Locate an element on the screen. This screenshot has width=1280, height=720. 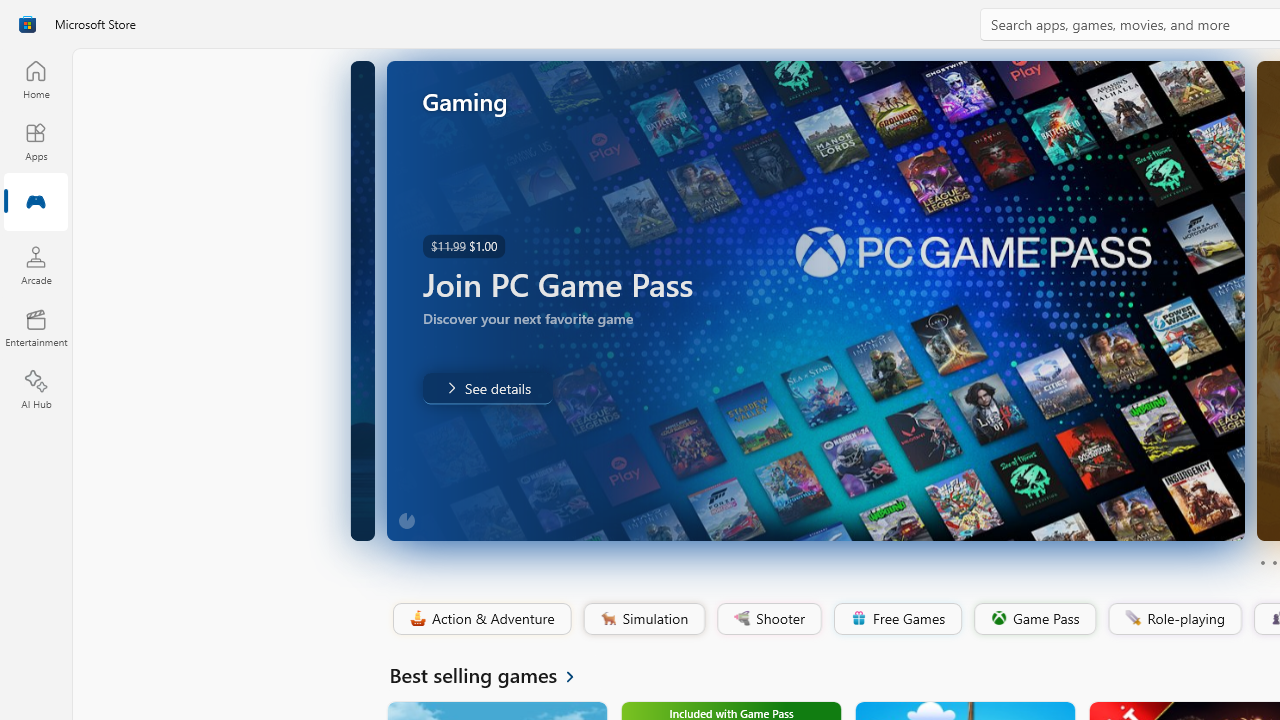
'Free Games' is located at coordinates (896, 618).